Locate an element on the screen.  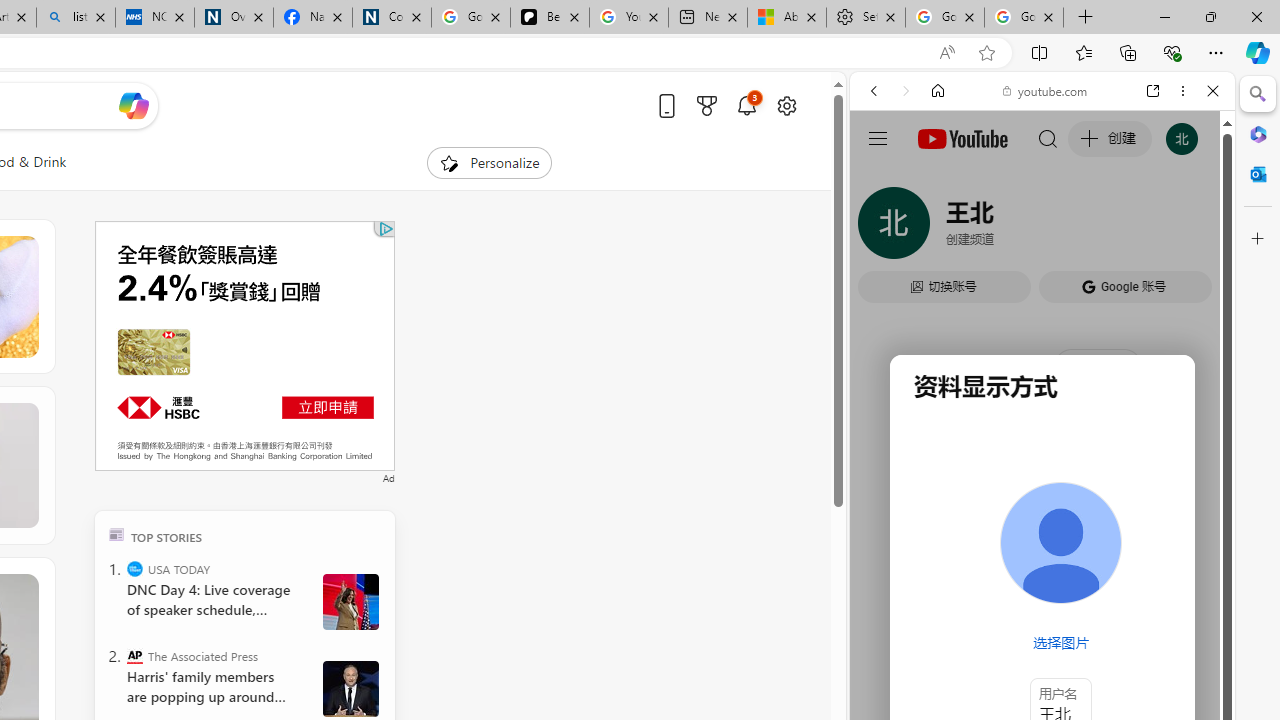
'AutomationID: canvas' is located at coordinates (244, 344).